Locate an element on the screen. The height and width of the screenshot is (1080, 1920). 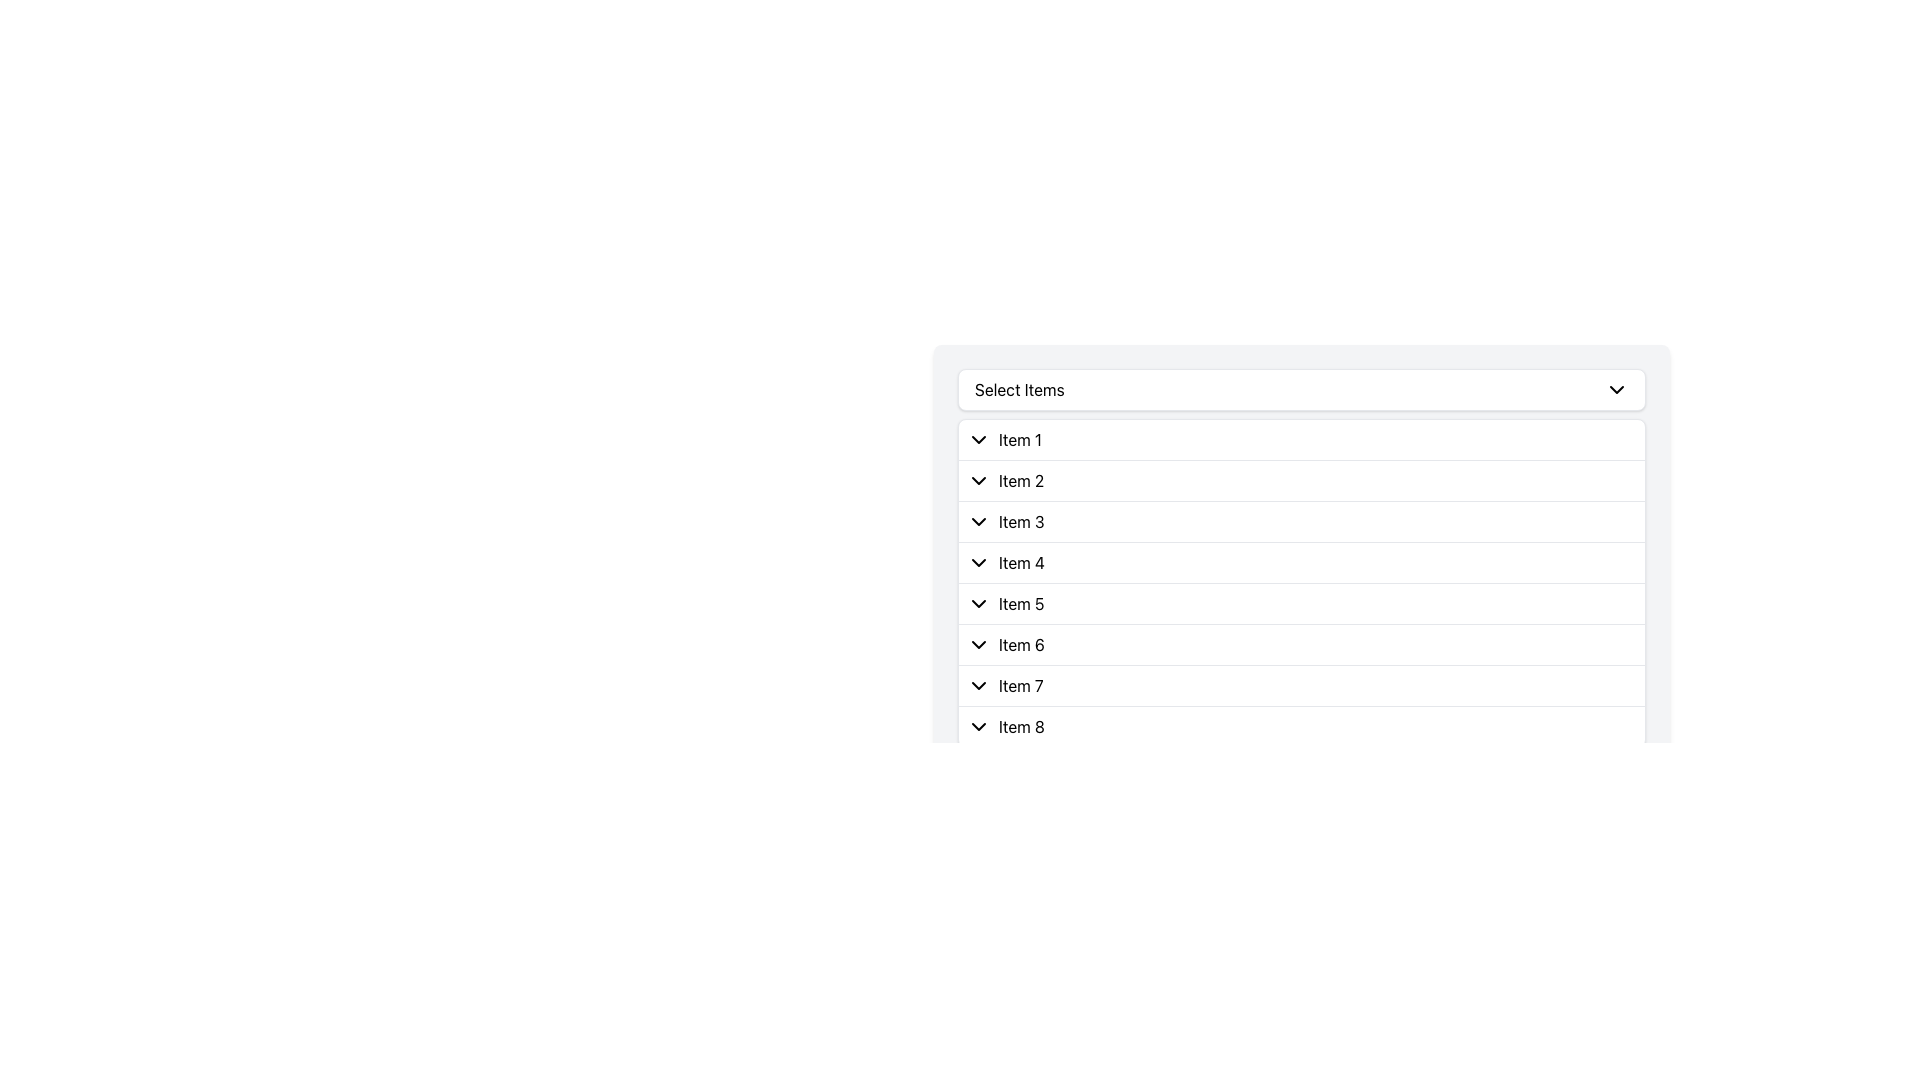
the downward-facing chevron icon located next to 'Item 6' in the sixth row is located at coordinates (979, 644).